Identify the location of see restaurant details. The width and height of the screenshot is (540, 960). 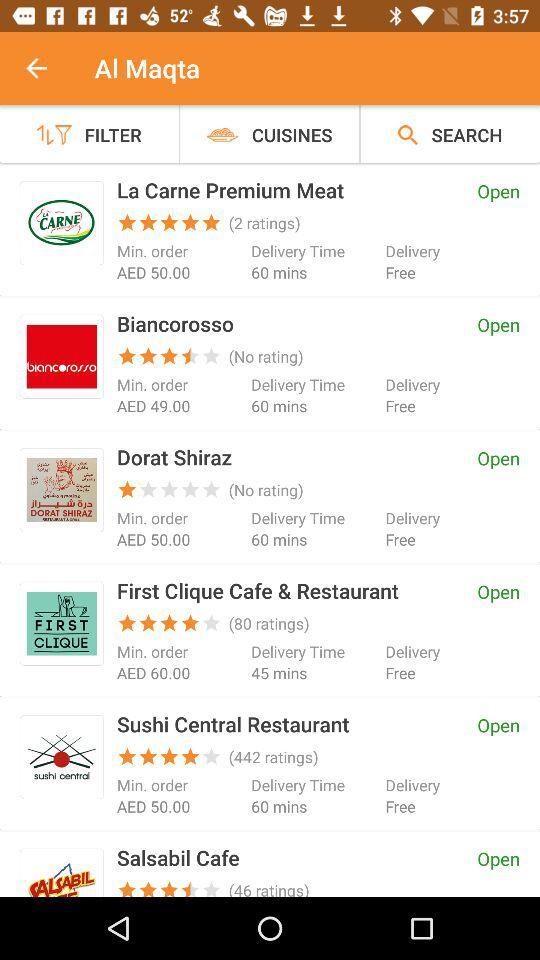
(61, 875).